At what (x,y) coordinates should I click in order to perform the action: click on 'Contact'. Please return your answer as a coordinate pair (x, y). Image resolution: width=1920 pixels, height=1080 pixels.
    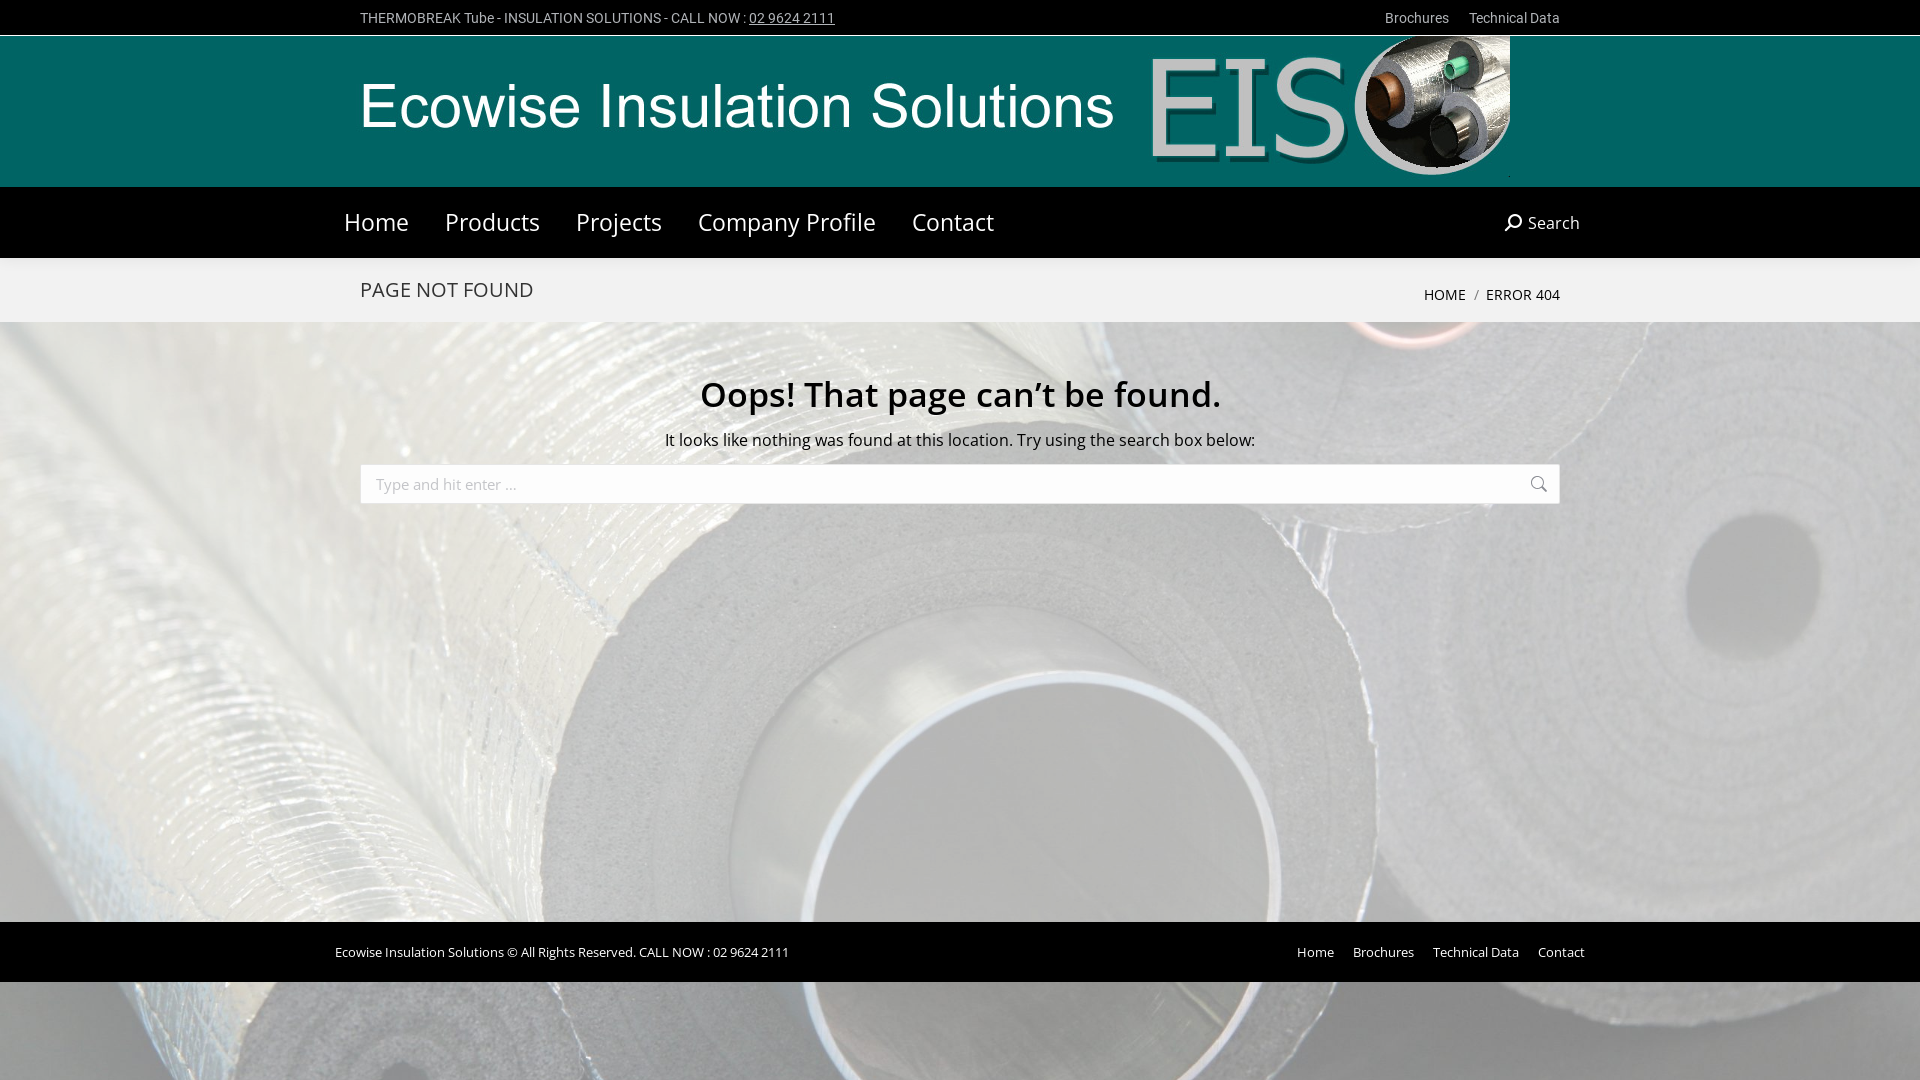
    Looking at the image, I should click on (906, 222).